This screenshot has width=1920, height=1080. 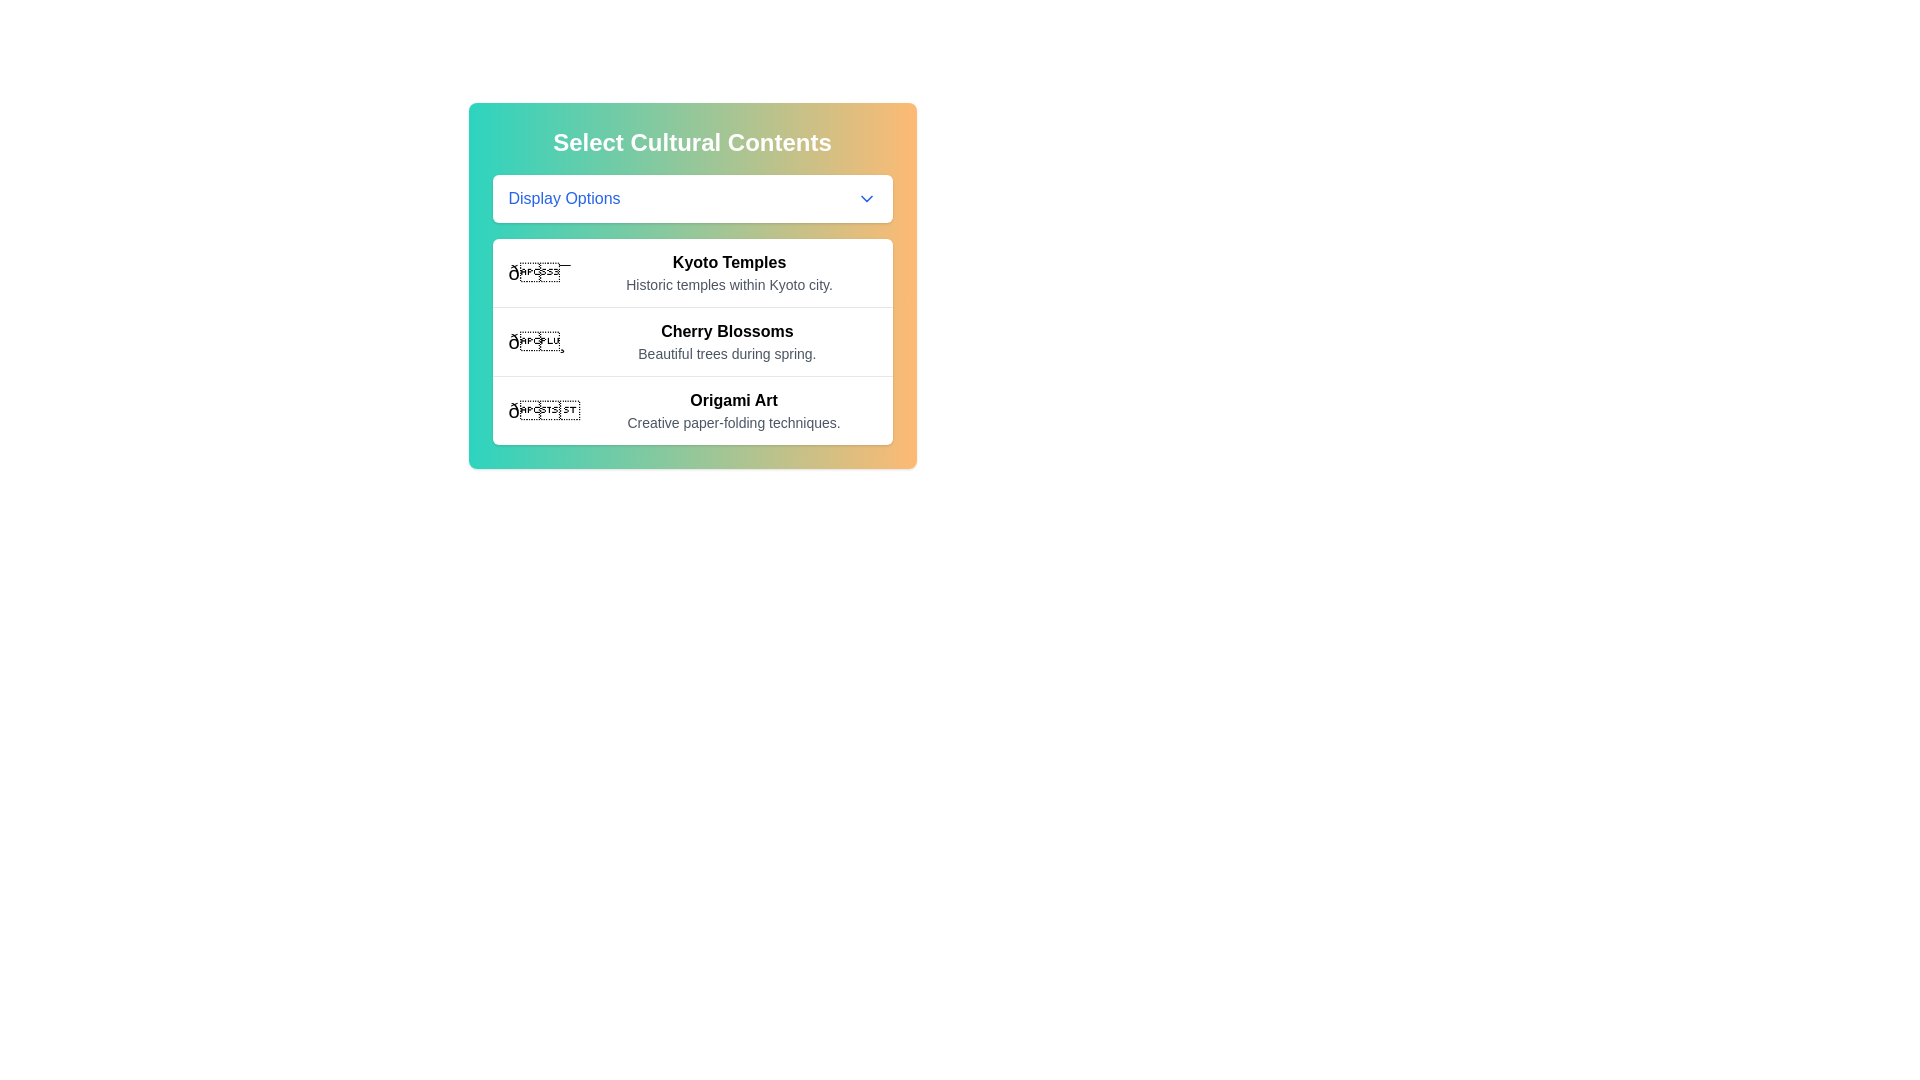 What do you see at coordinates (692, 341) in the screenshot?
I see `the second list item under the heading 'Select Cultural Contents', which has a white background and black text, featuring cultural topics with emojis and descriptive sentences` at bounding box center [692, 341].